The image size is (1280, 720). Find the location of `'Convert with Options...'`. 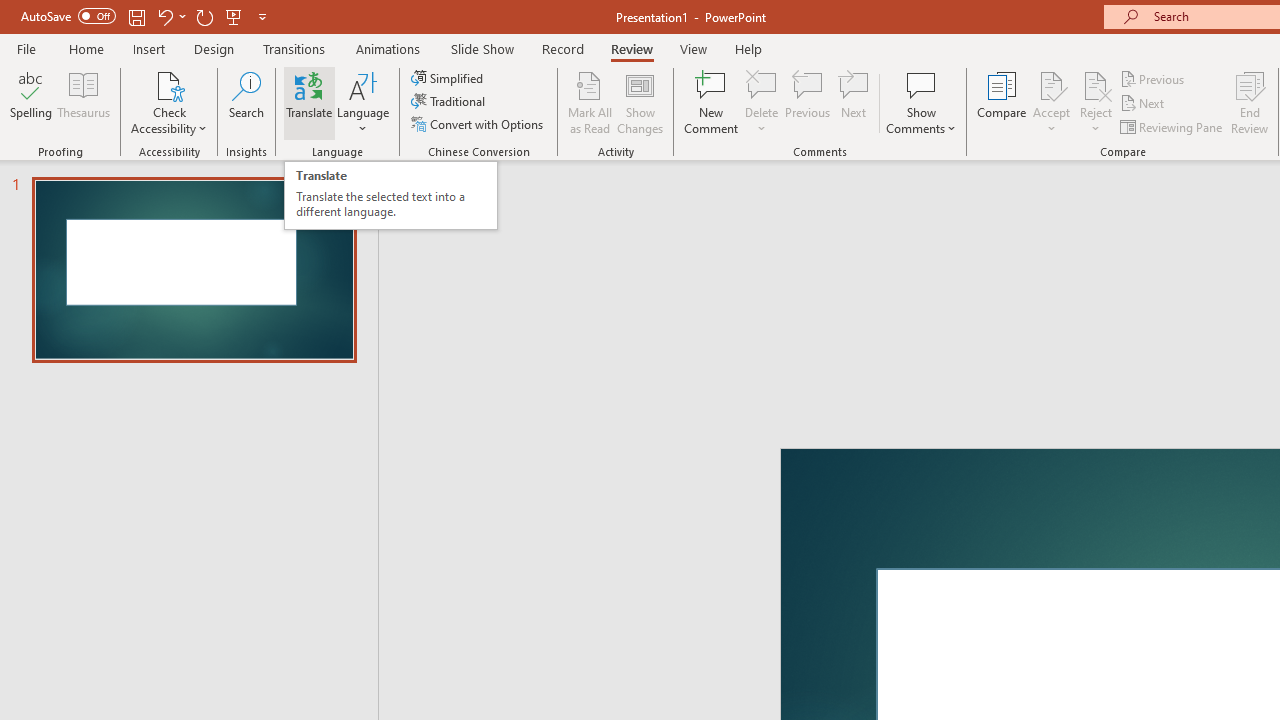

'Convert with Options...' is located at coordinates (478, 124).